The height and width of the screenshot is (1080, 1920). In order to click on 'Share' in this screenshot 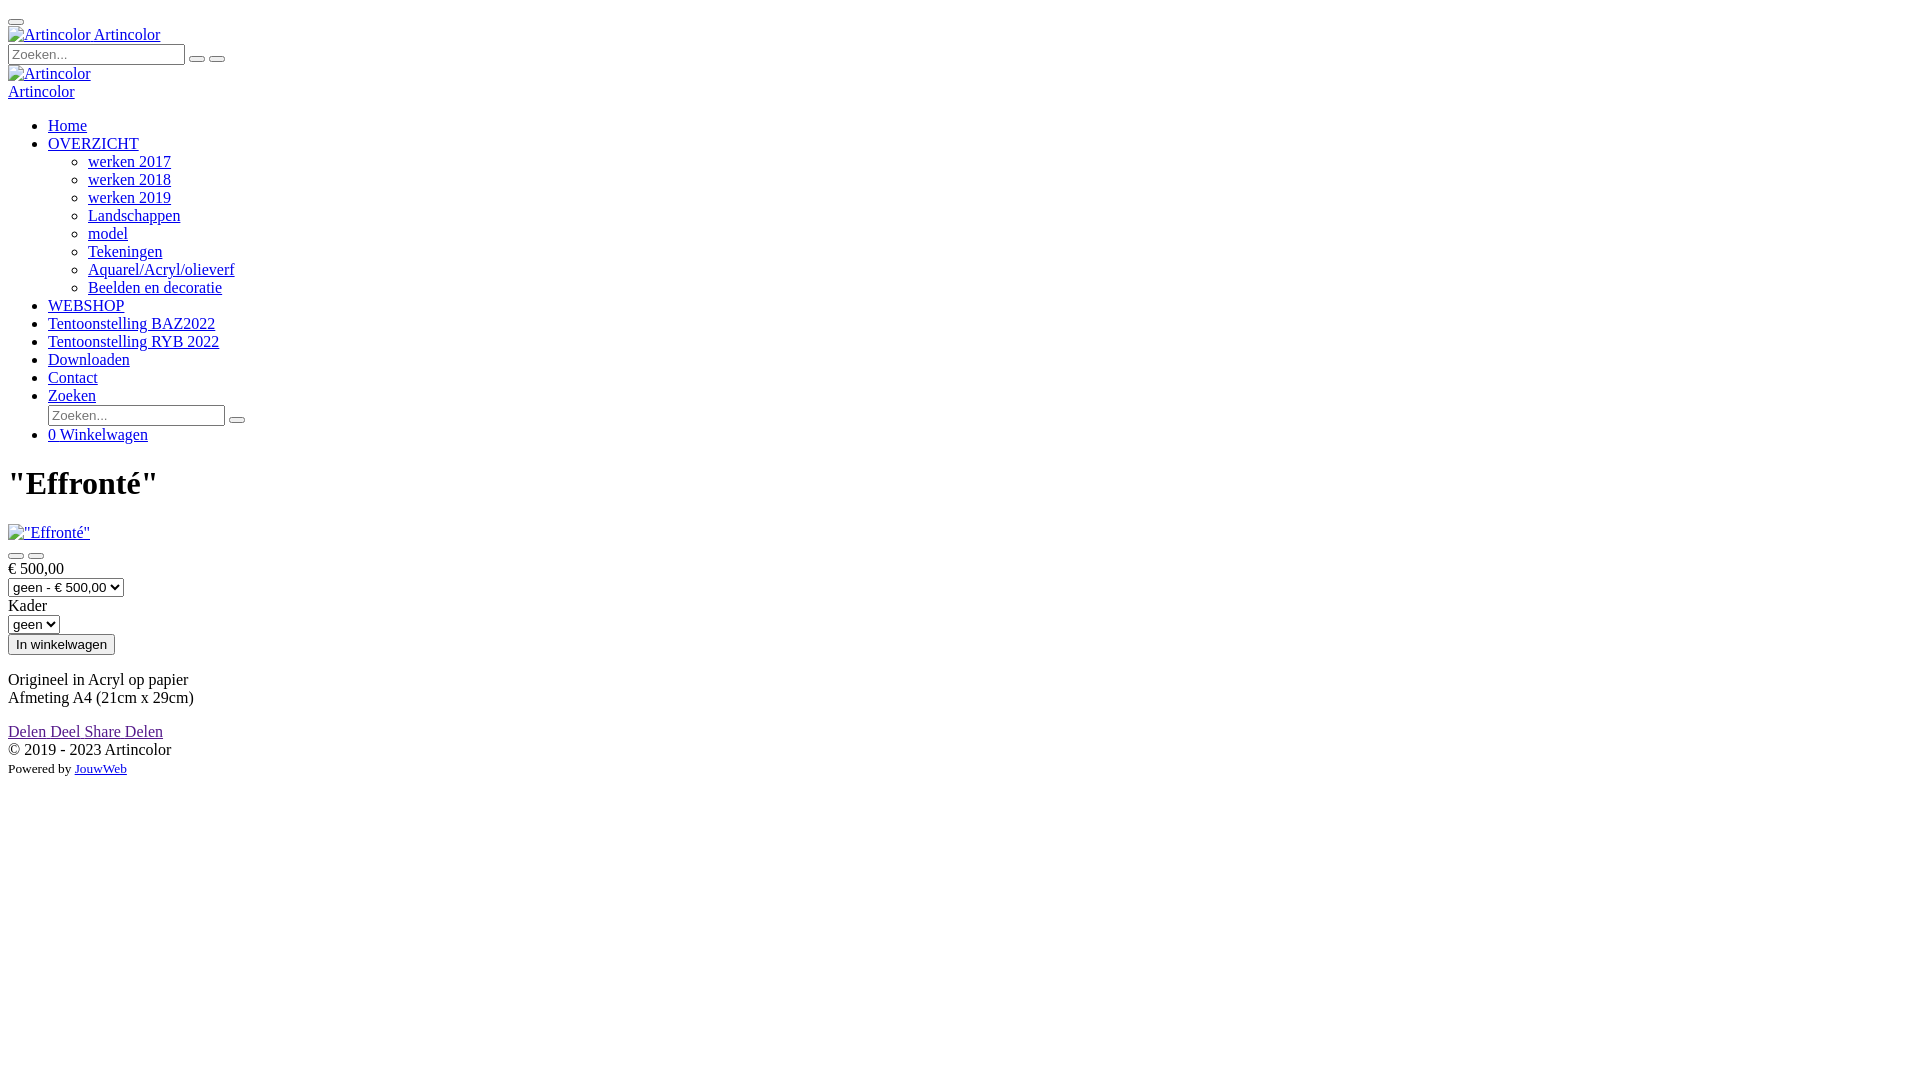, I will do `click(103, 731)`.